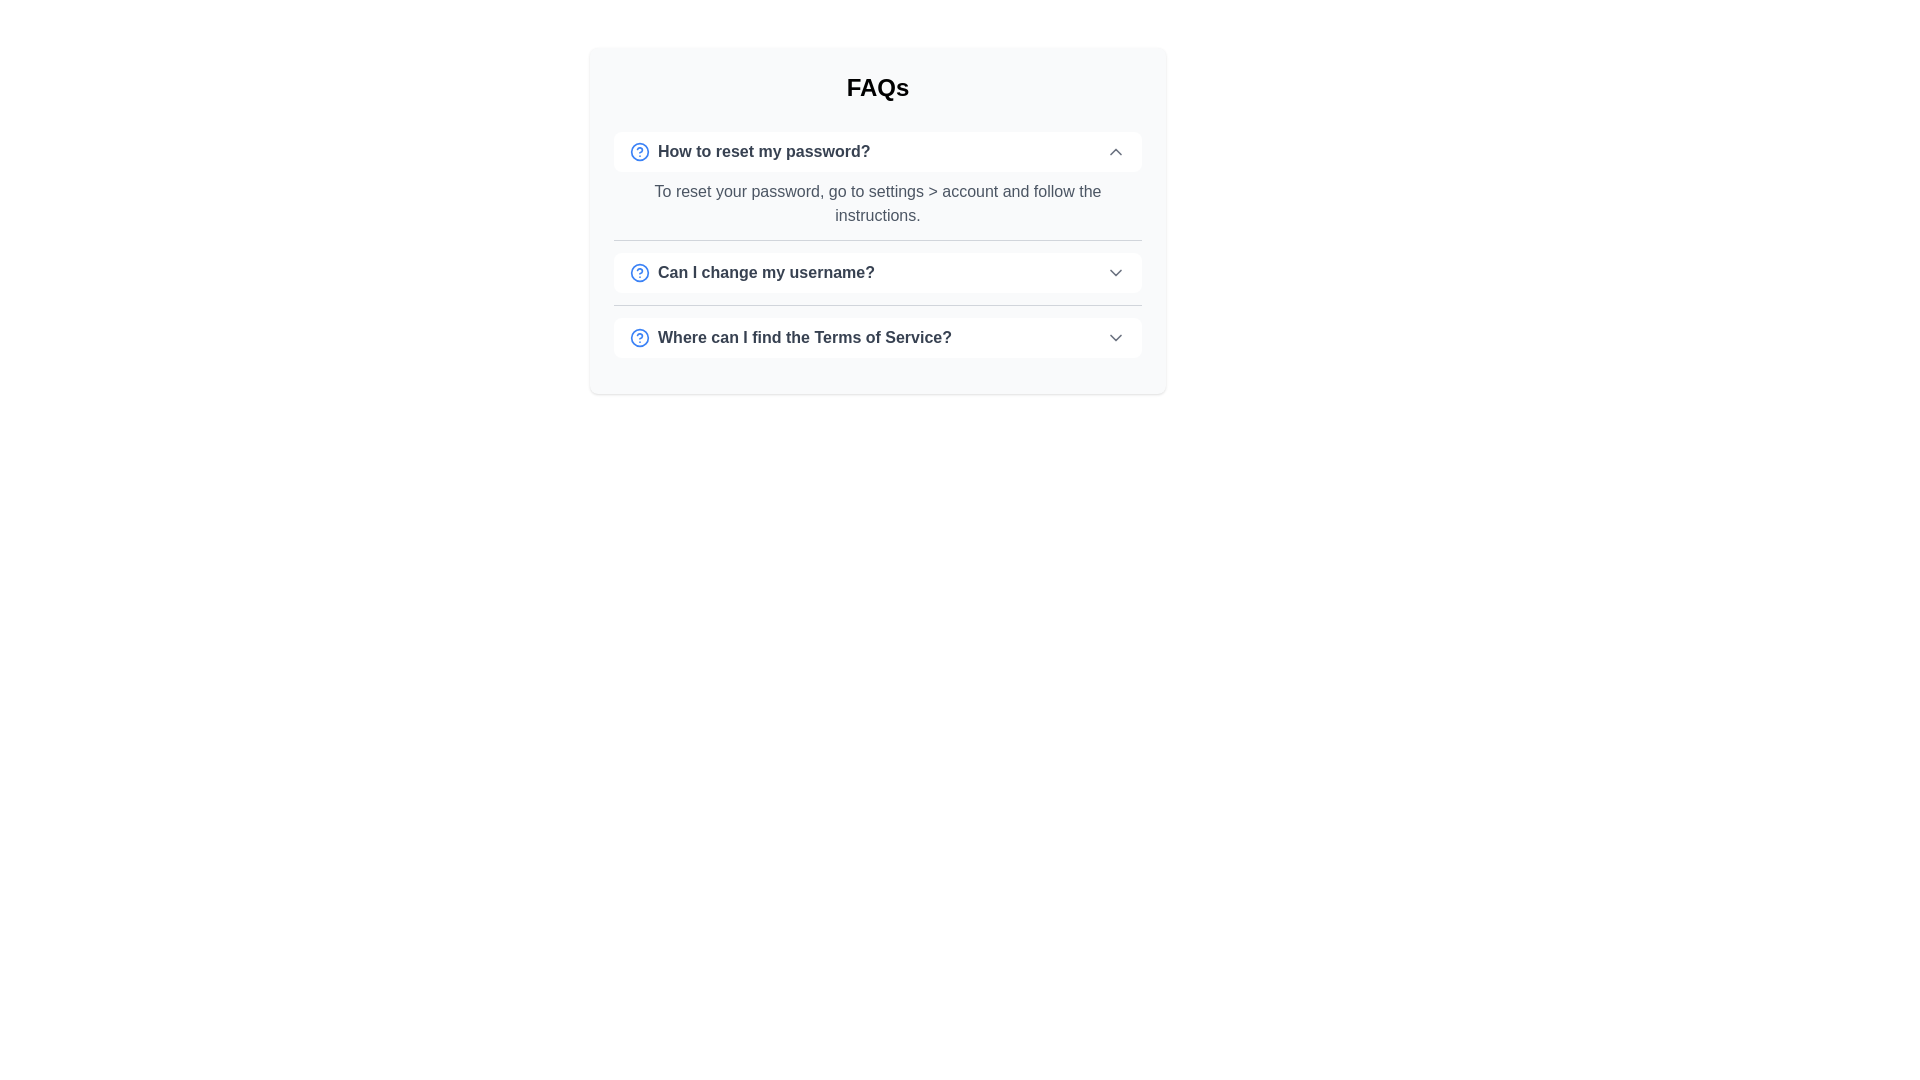 Image resolution: width=1920 pixels, height=1080 pixels. What do you see at coordinates (638, 150) in the screenshot?
I see `the SVG Circle that is part of the help-related icon located to the left of the FAQ entry 'How to reset my password?'` at bounding box center [638, 150].